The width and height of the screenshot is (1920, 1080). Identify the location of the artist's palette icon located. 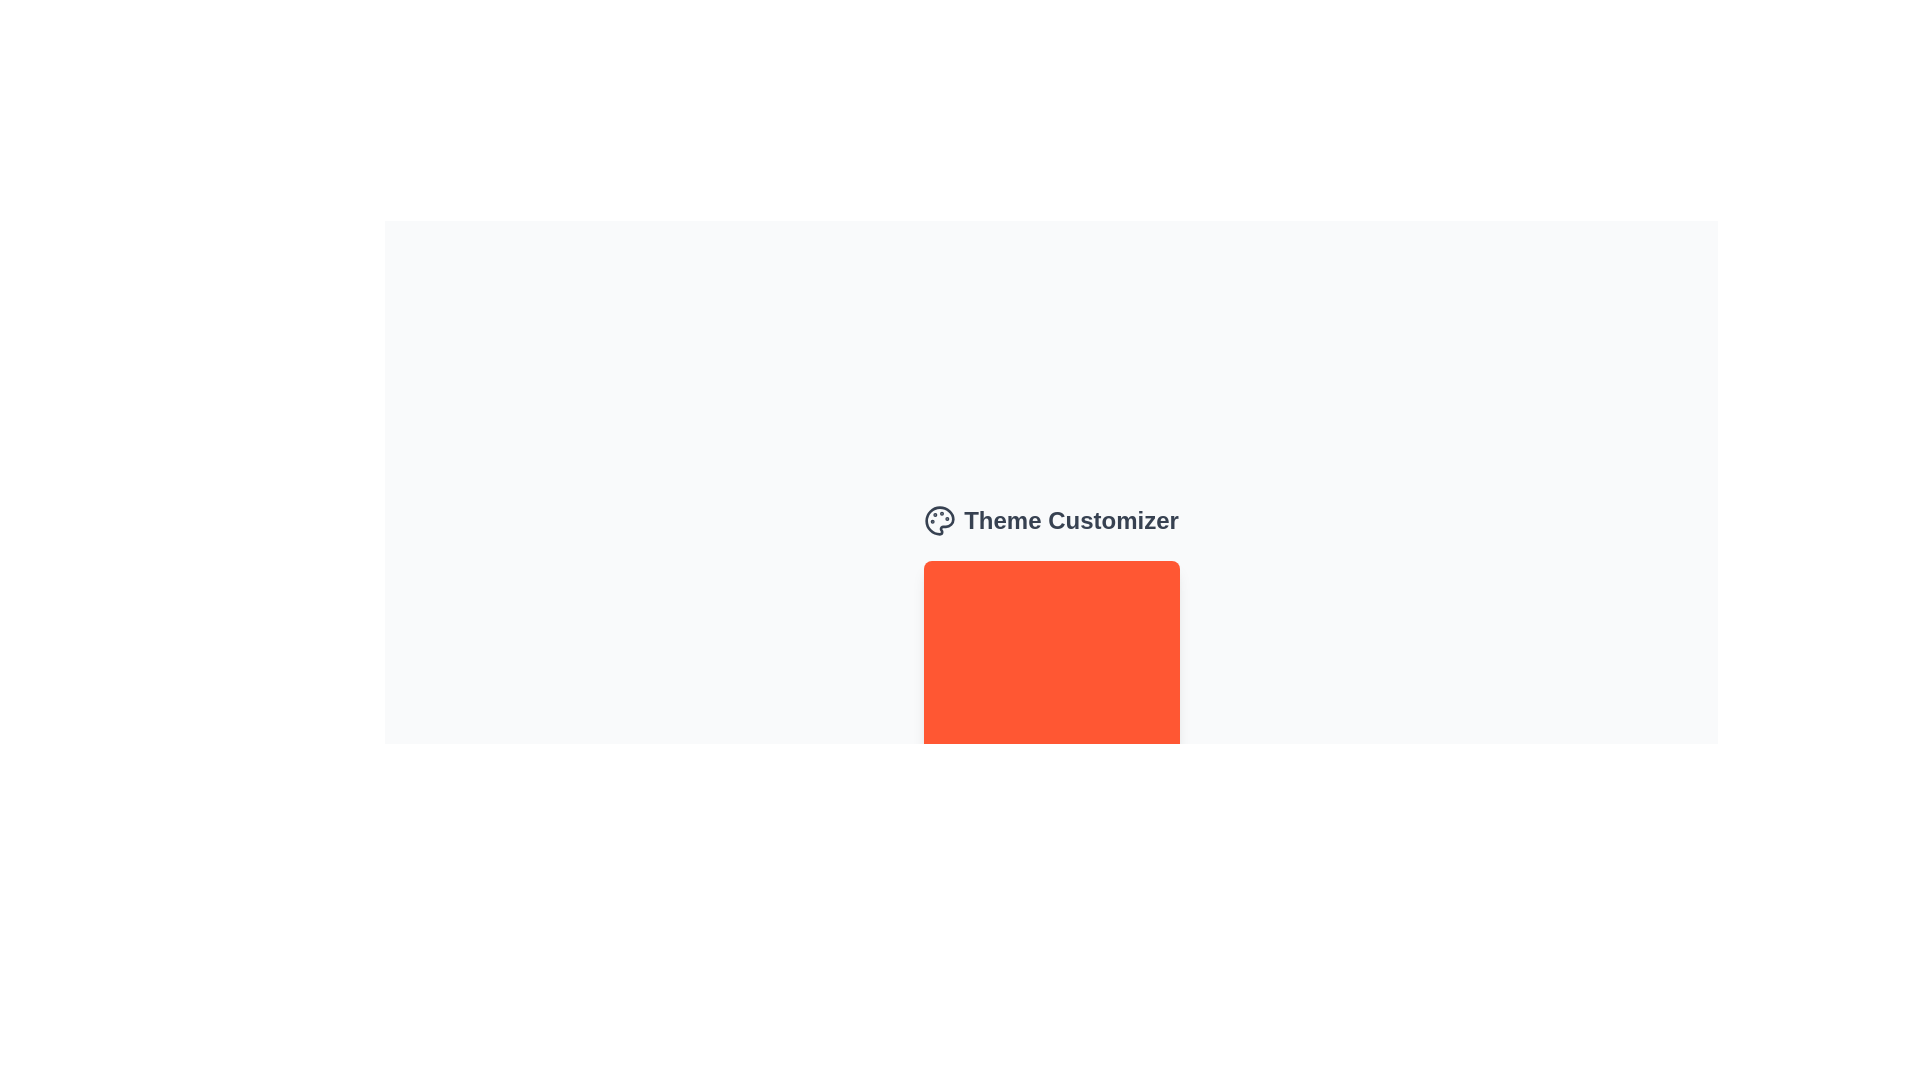
(939, 519).